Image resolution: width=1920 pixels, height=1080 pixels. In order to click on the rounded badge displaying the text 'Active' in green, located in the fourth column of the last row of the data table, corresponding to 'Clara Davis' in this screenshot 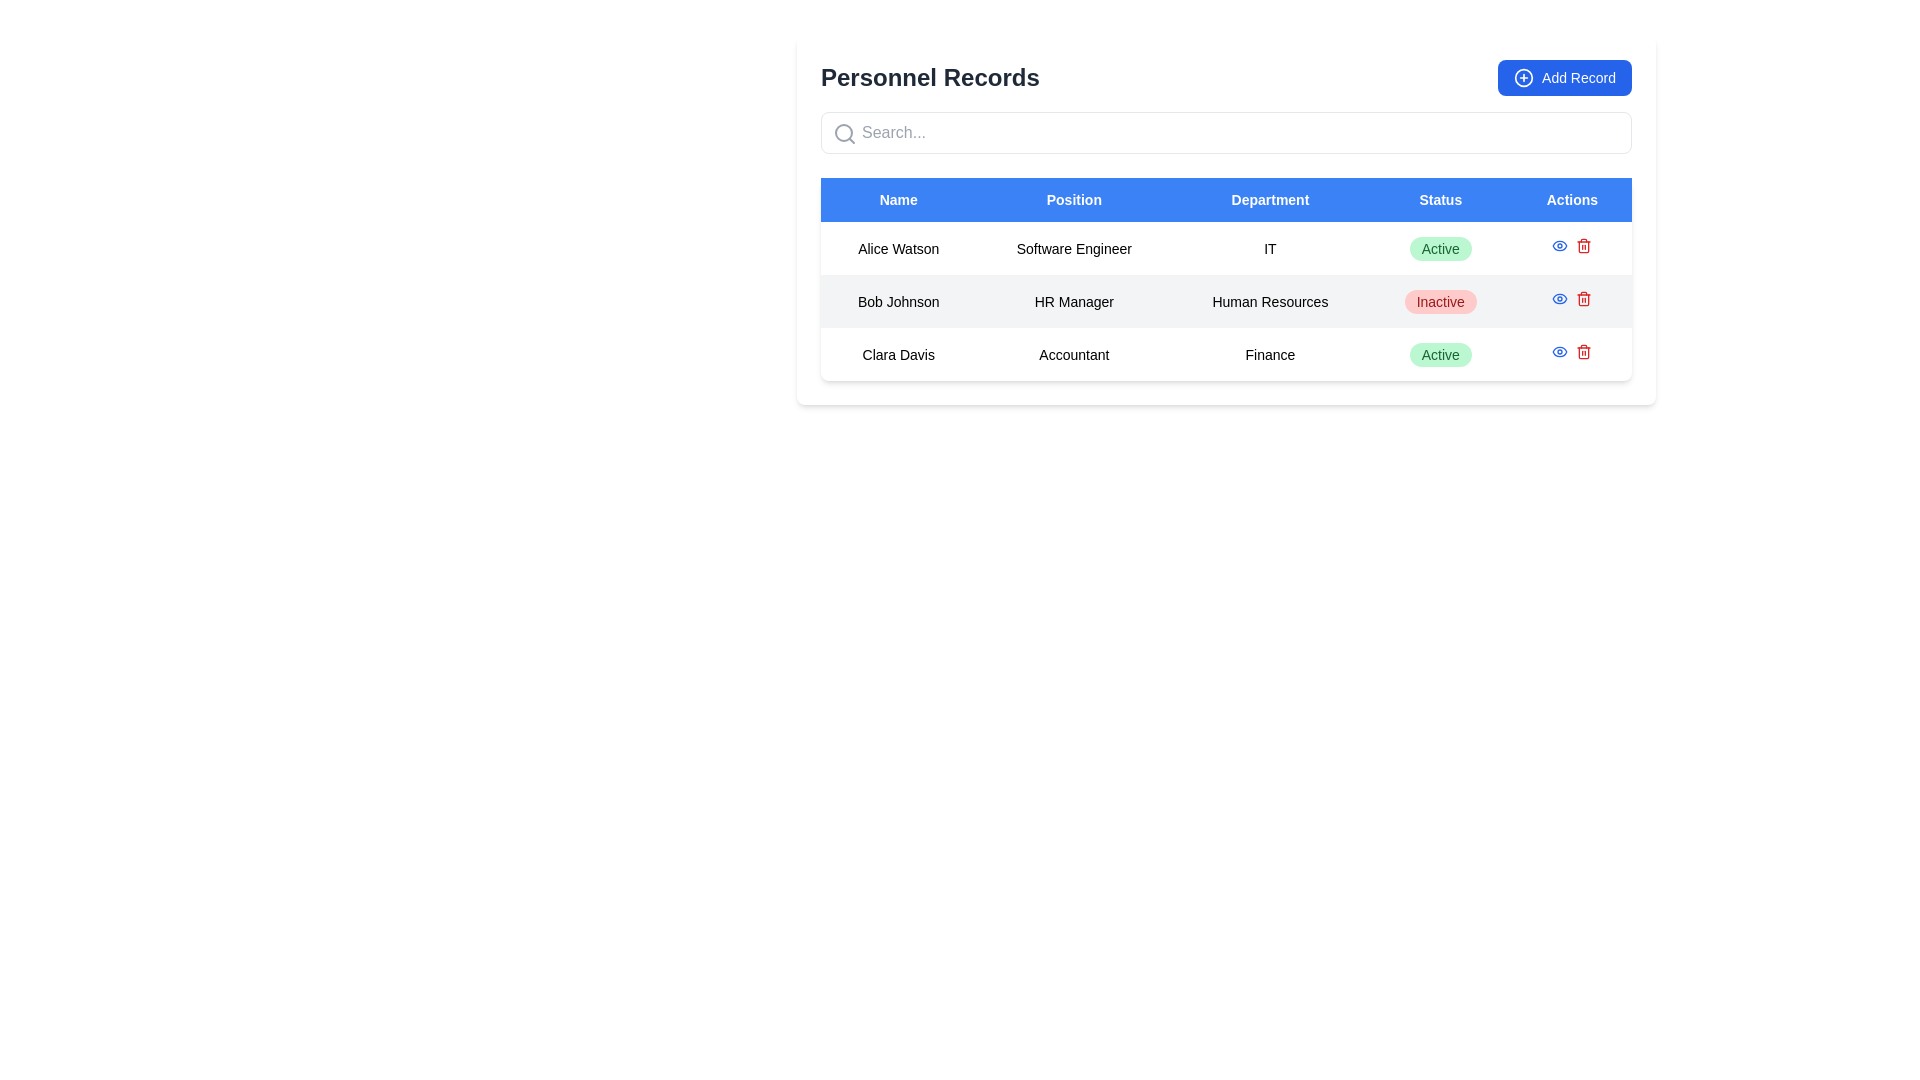, I will do `click(1440, 353)`.